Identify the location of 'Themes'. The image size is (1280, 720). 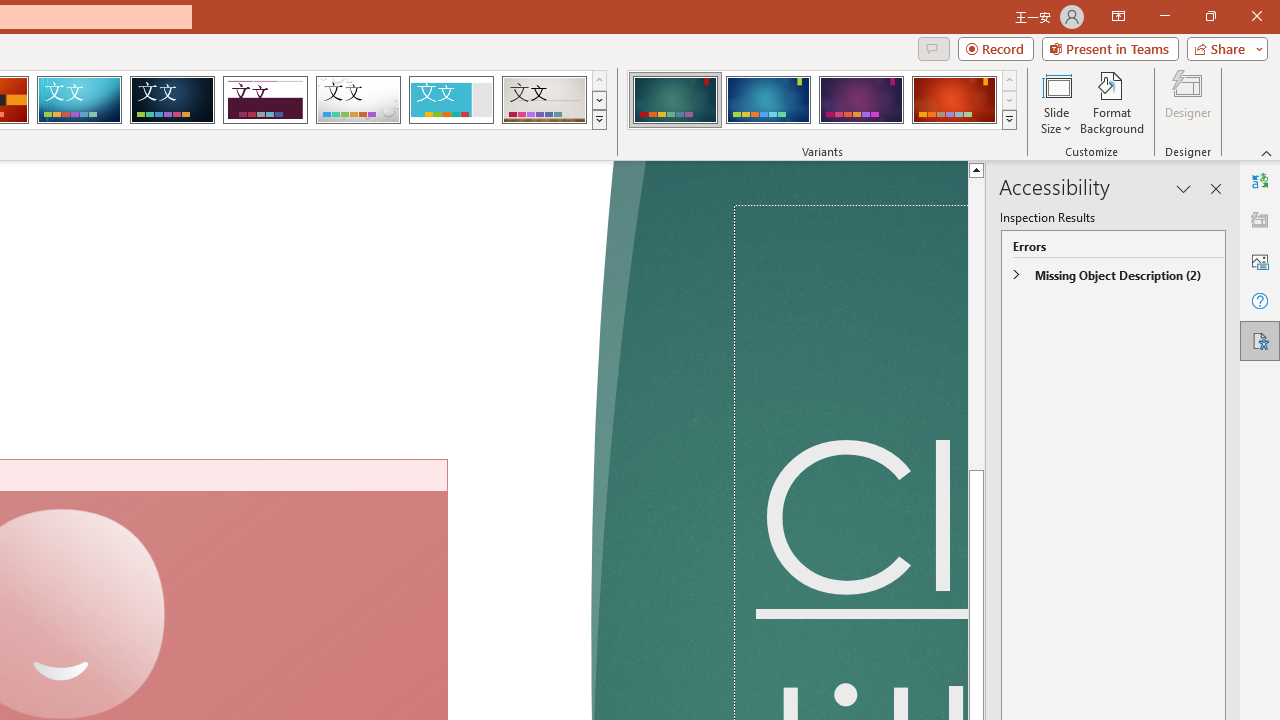
(598, 120).